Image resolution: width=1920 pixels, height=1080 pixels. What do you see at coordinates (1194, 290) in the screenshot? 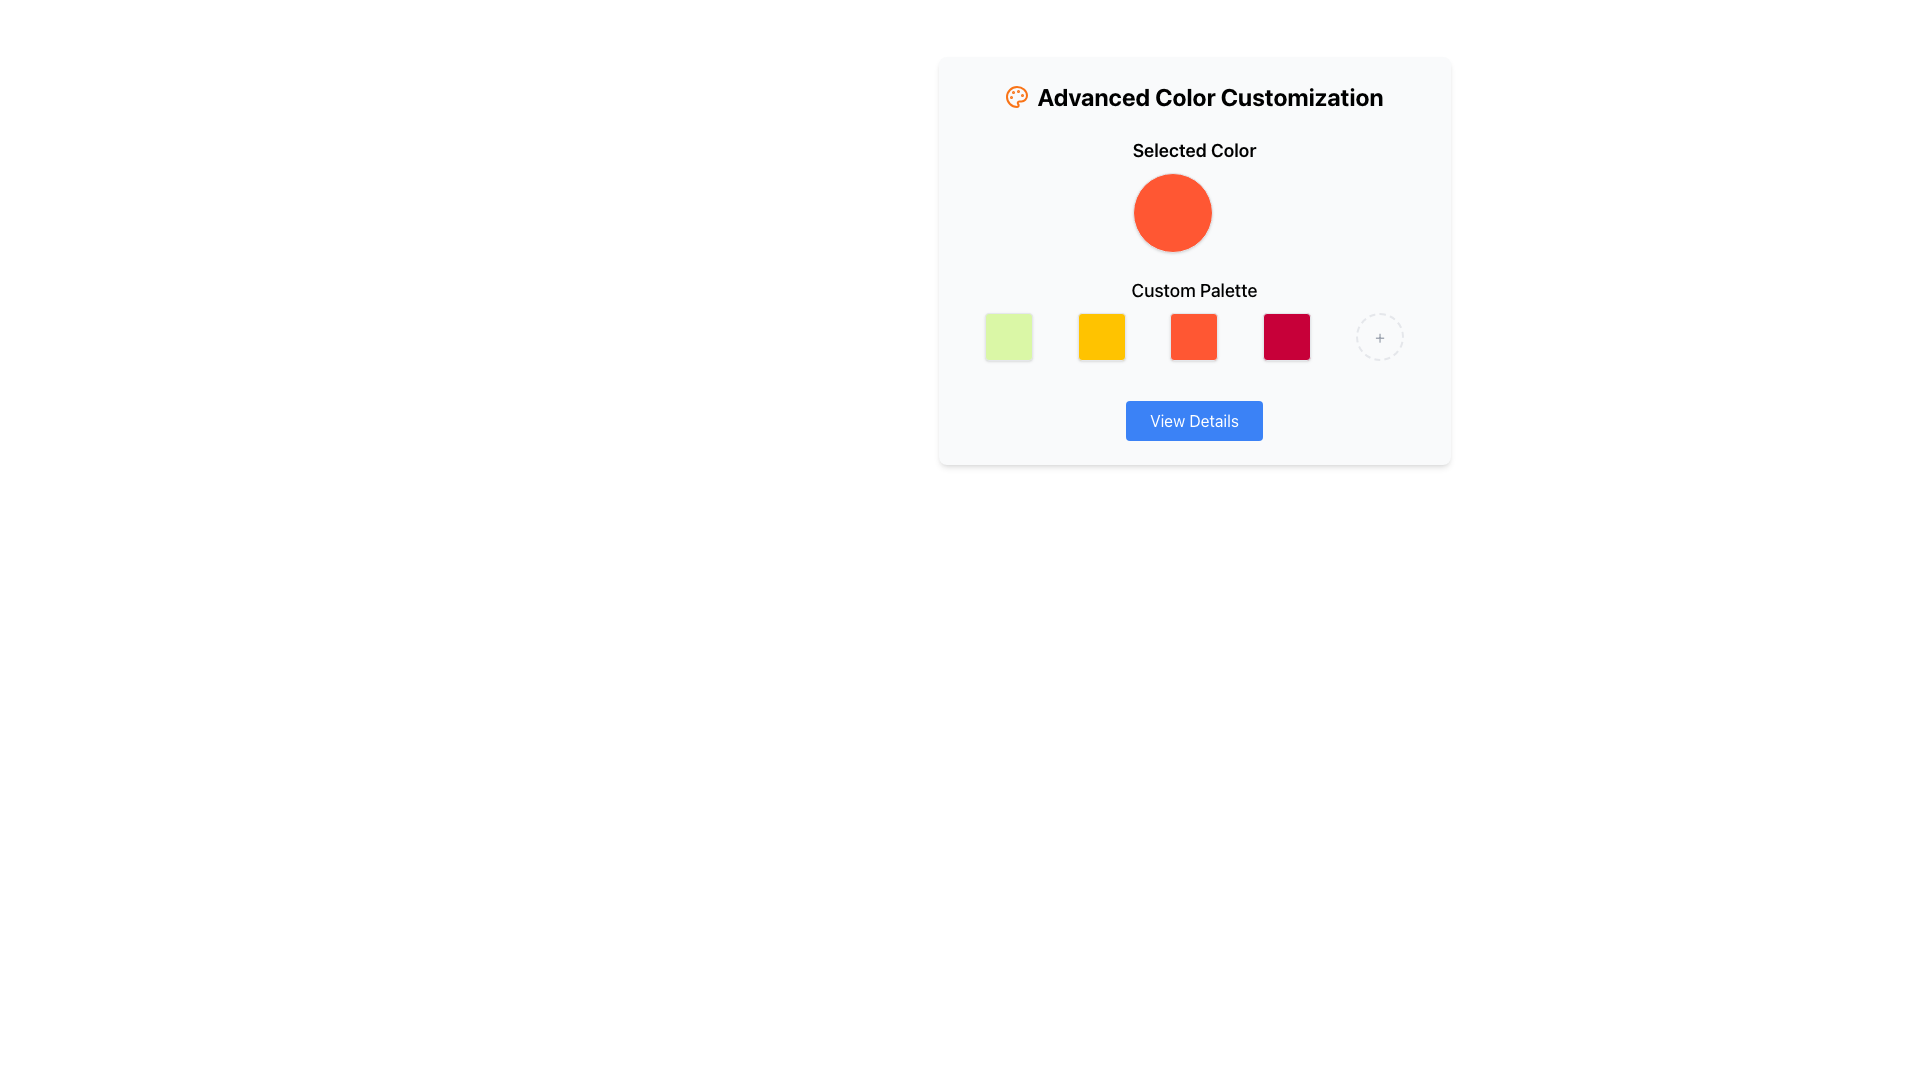
I see `the 'Custom Palette' text label, which is styled in bold font and positioned above a row of color blocks and '+' icons` at bounding box center [1194, 290].